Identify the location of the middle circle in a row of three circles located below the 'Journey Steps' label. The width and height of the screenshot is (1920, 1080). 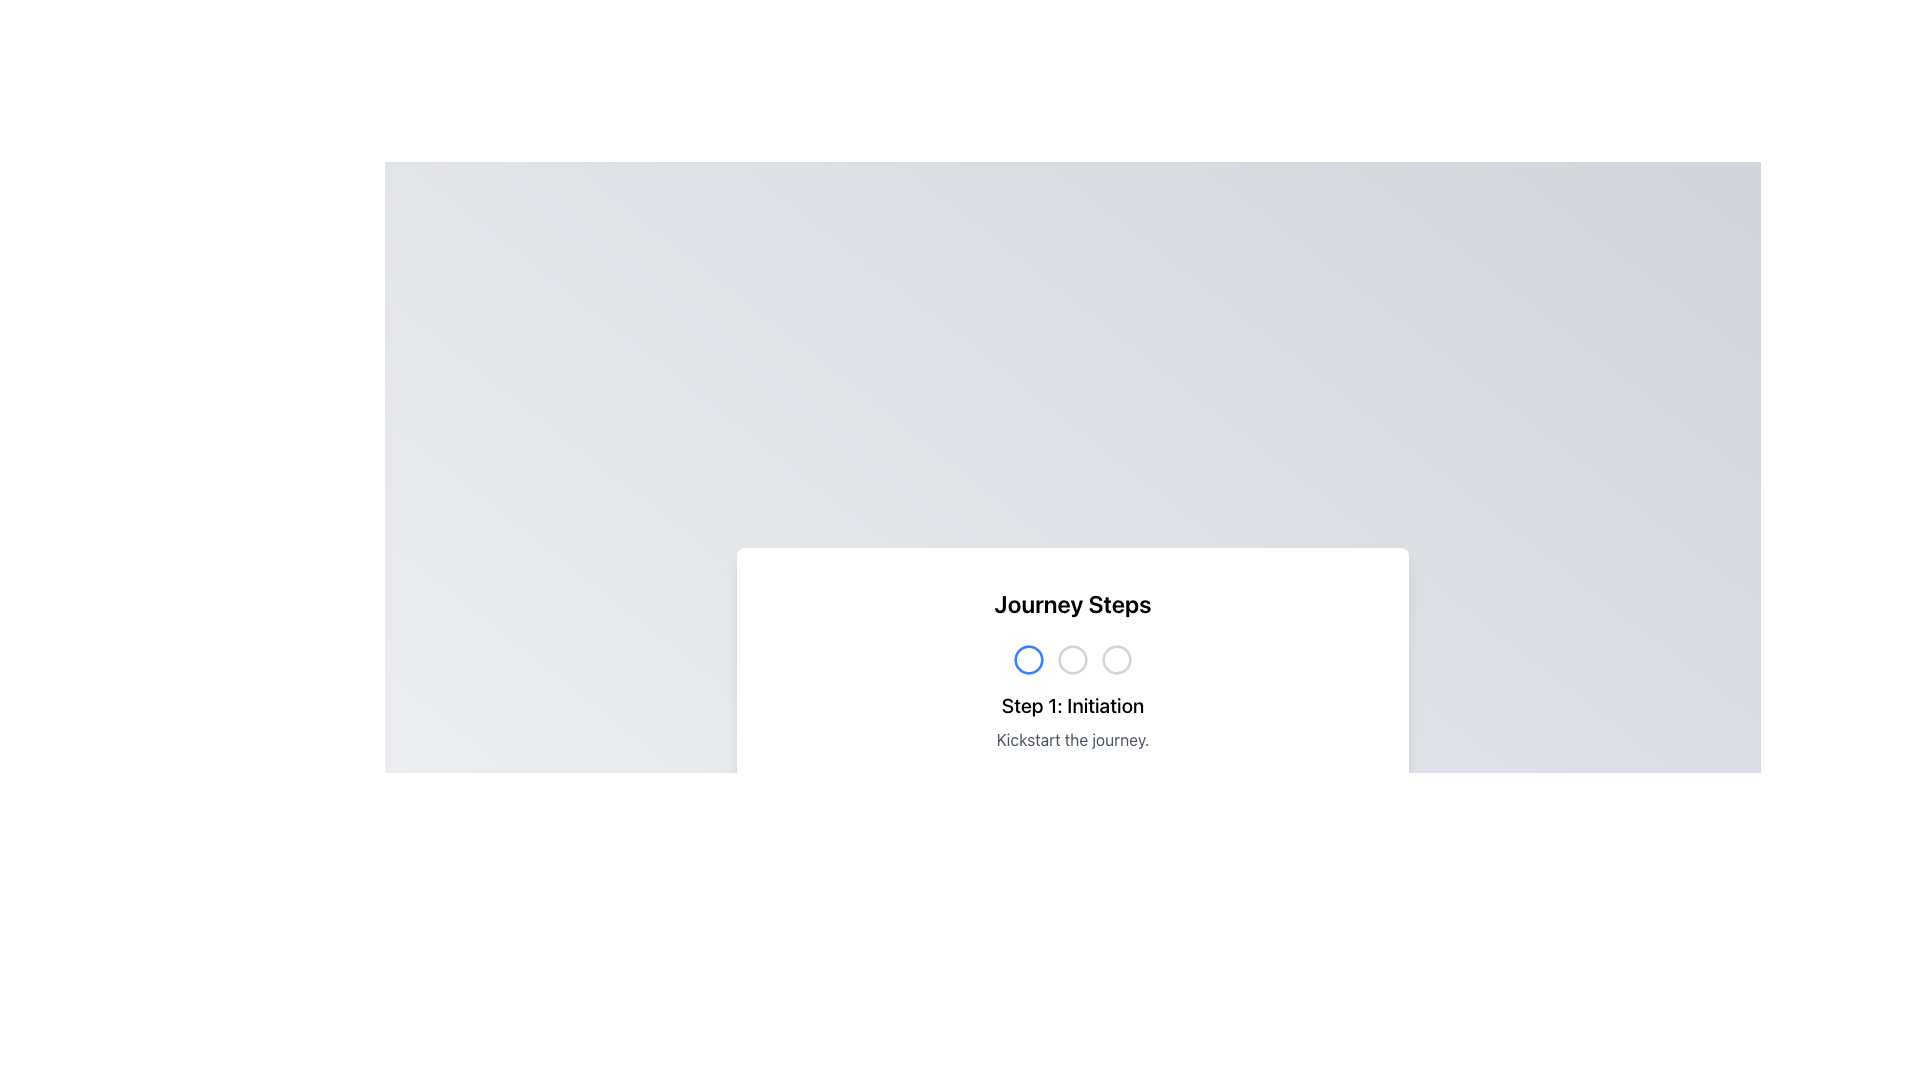
(1072, 659).